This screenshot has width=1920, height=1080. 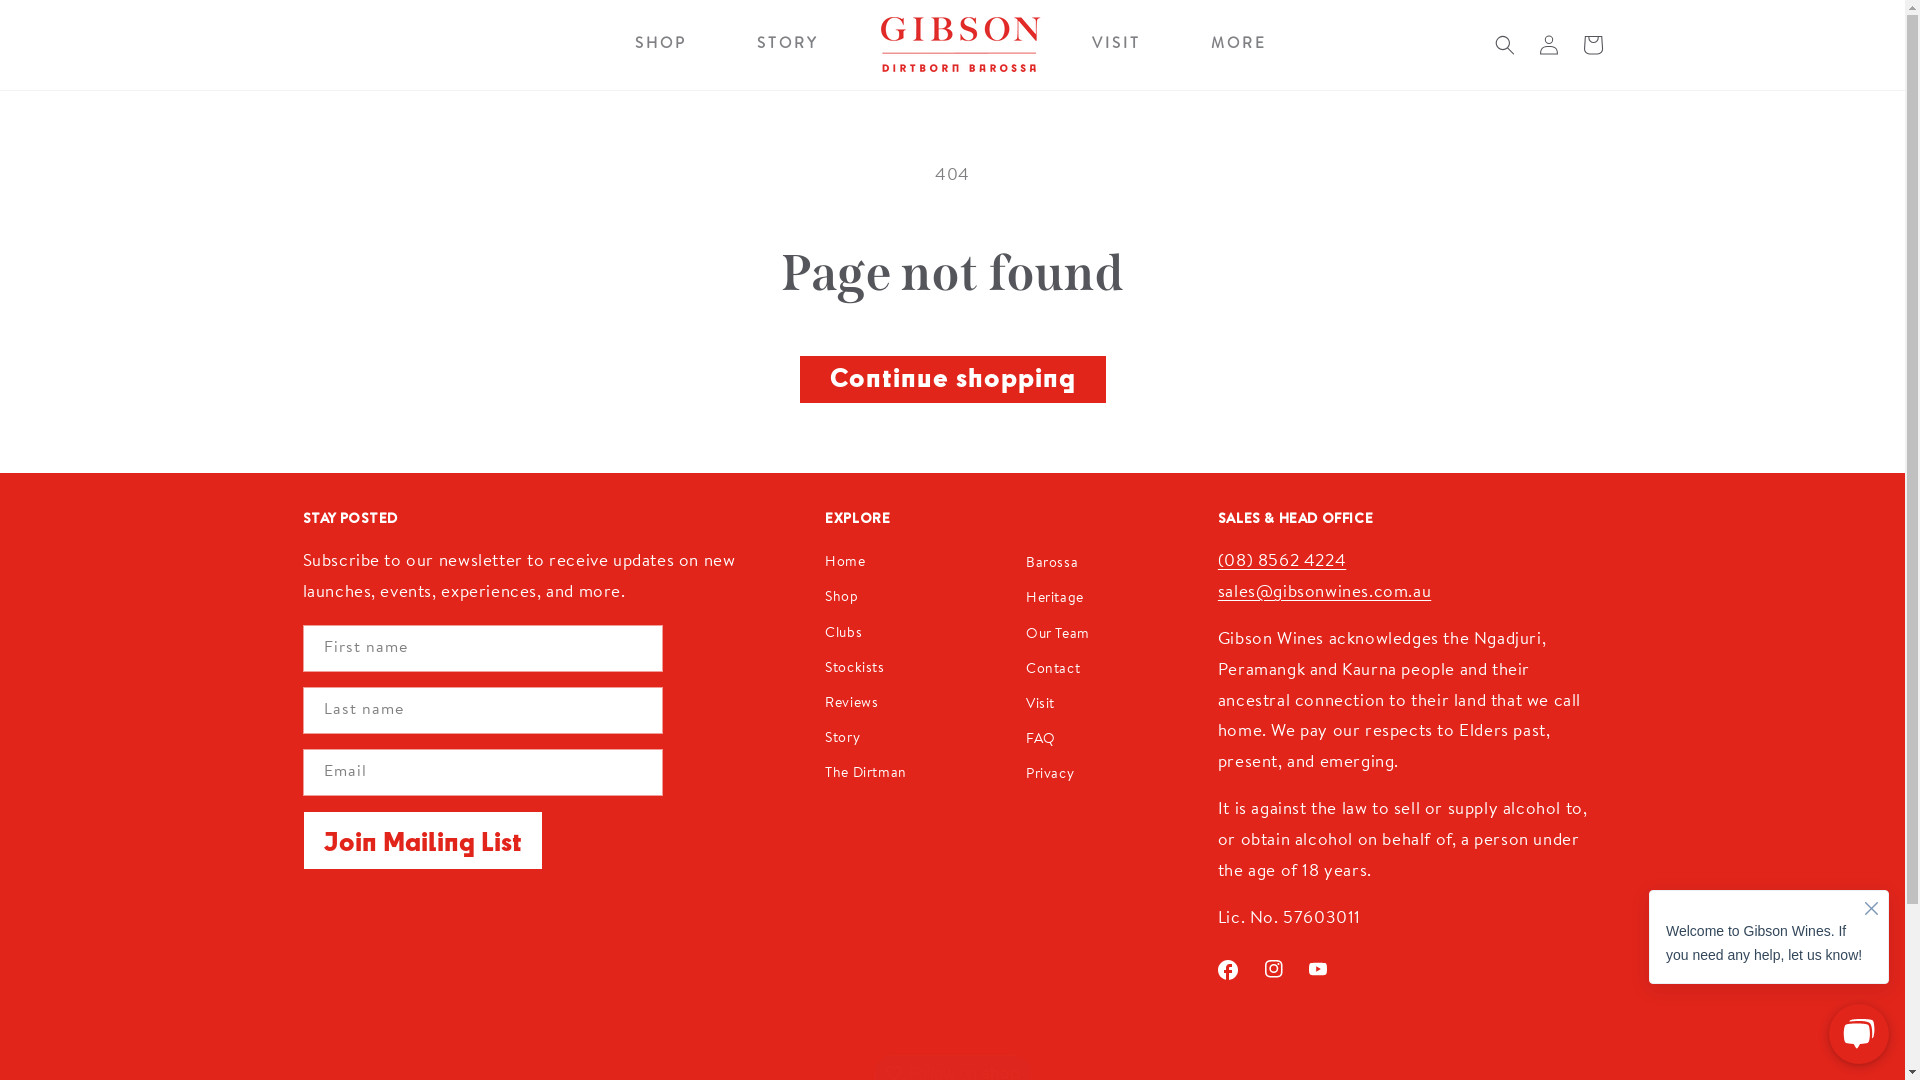 I want to click on 'The Dirtman', so click(x=865, y=773).